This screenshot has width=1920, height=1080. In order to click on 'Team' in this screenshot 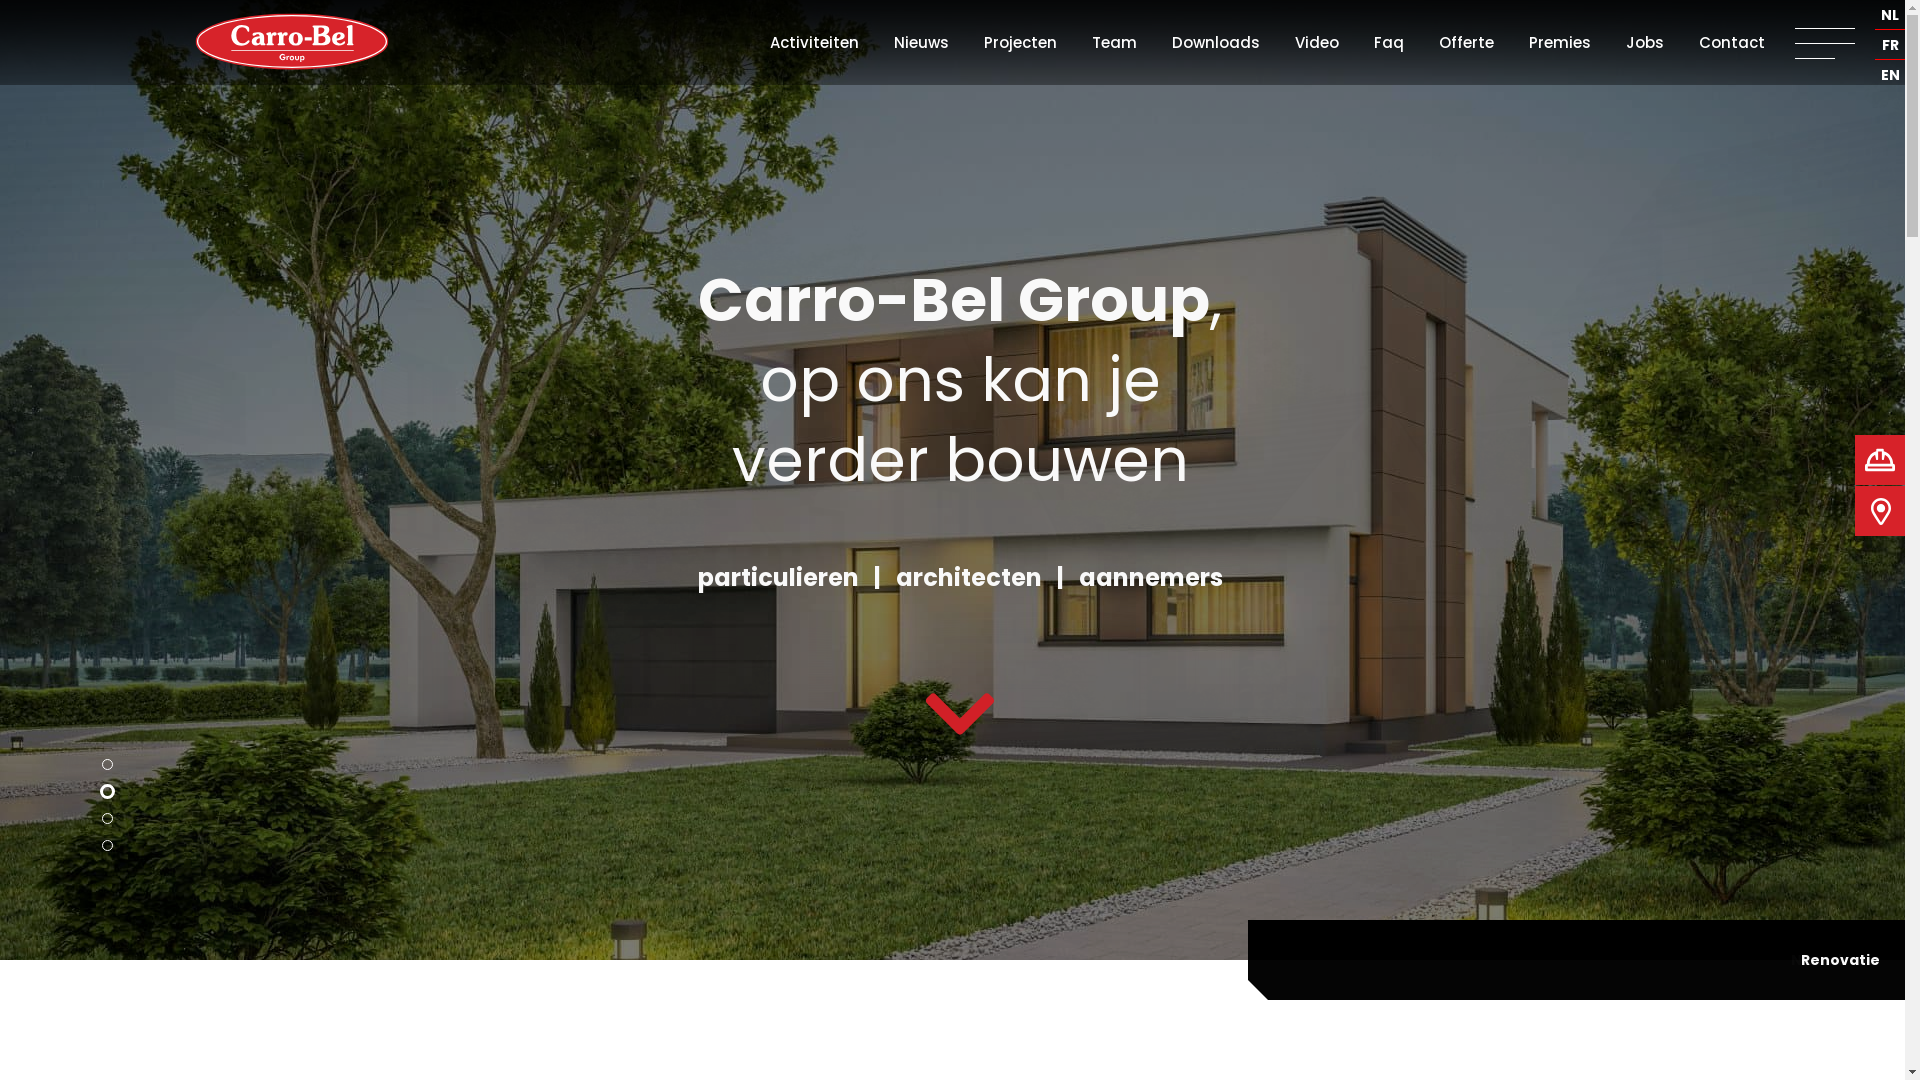, I will do `click(1113, 42)`.